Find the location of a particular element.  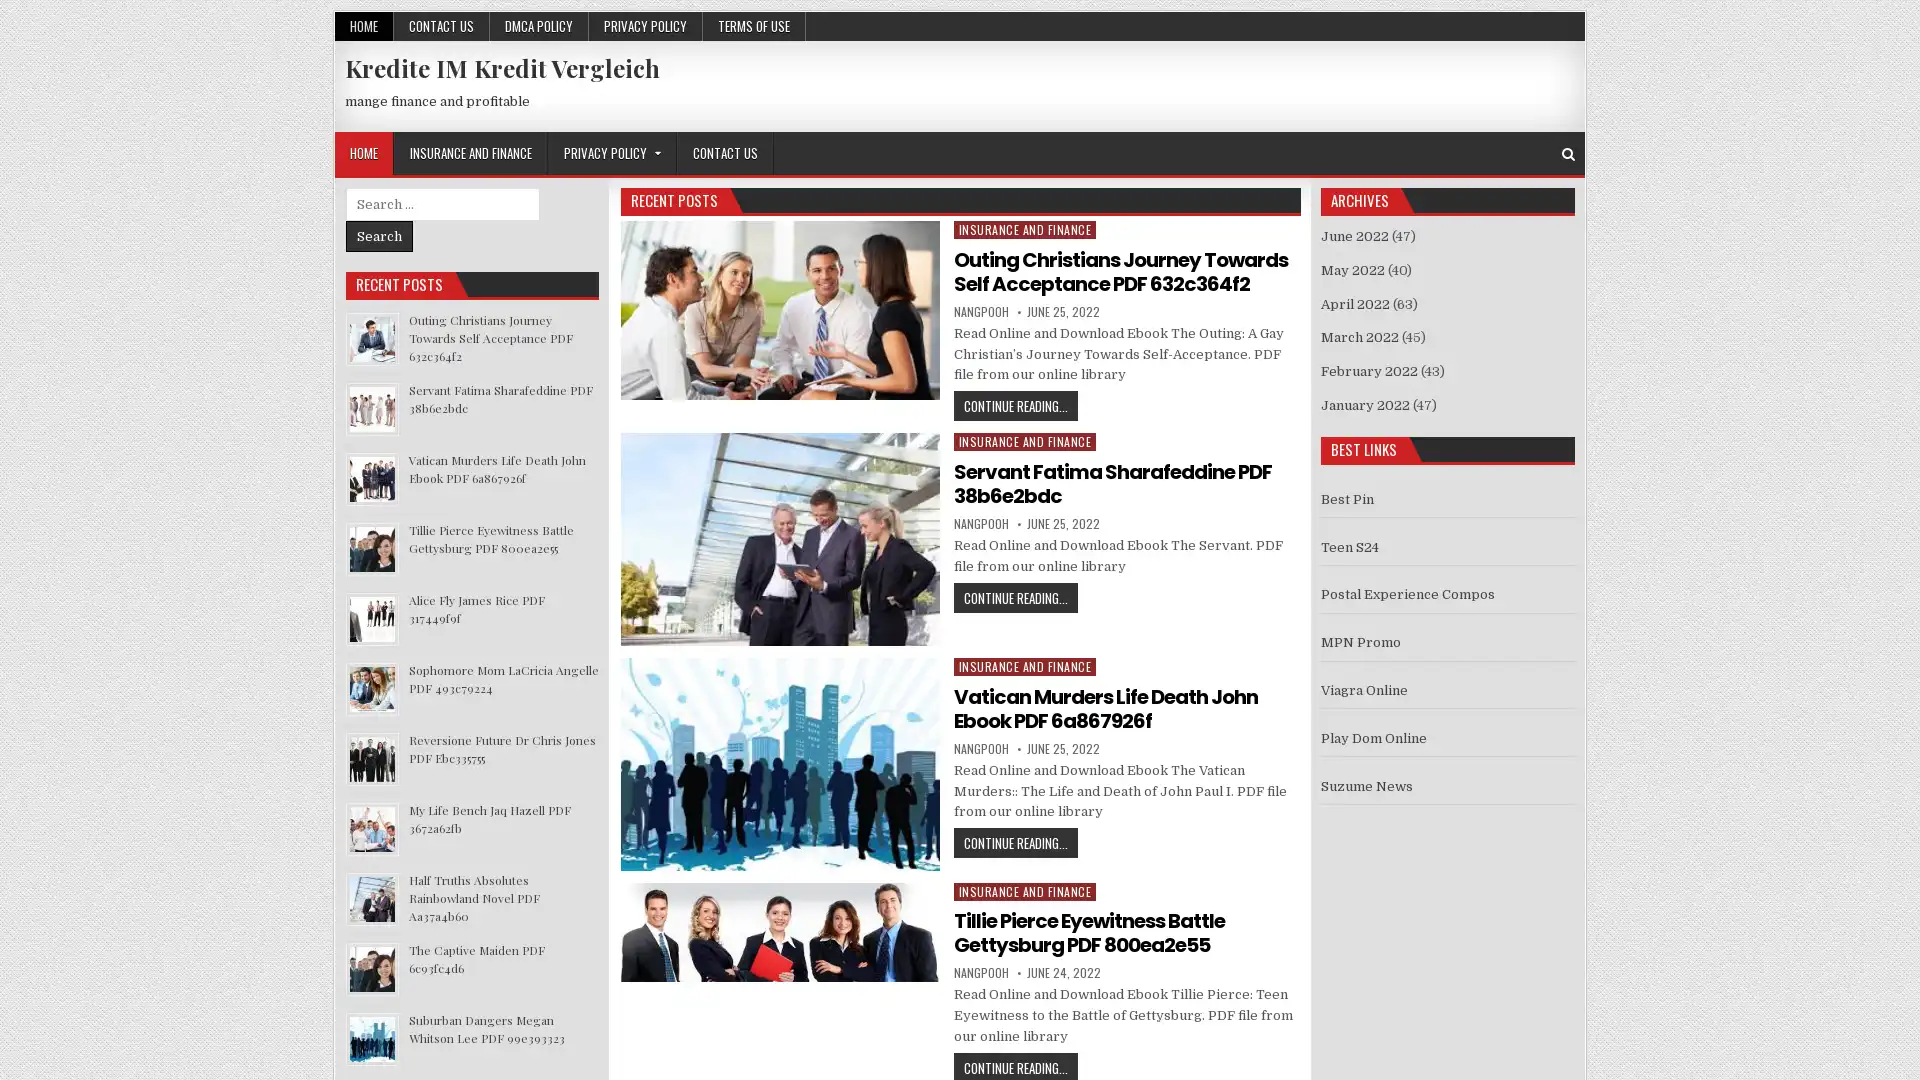

Search is located at coordinates (378, 235).